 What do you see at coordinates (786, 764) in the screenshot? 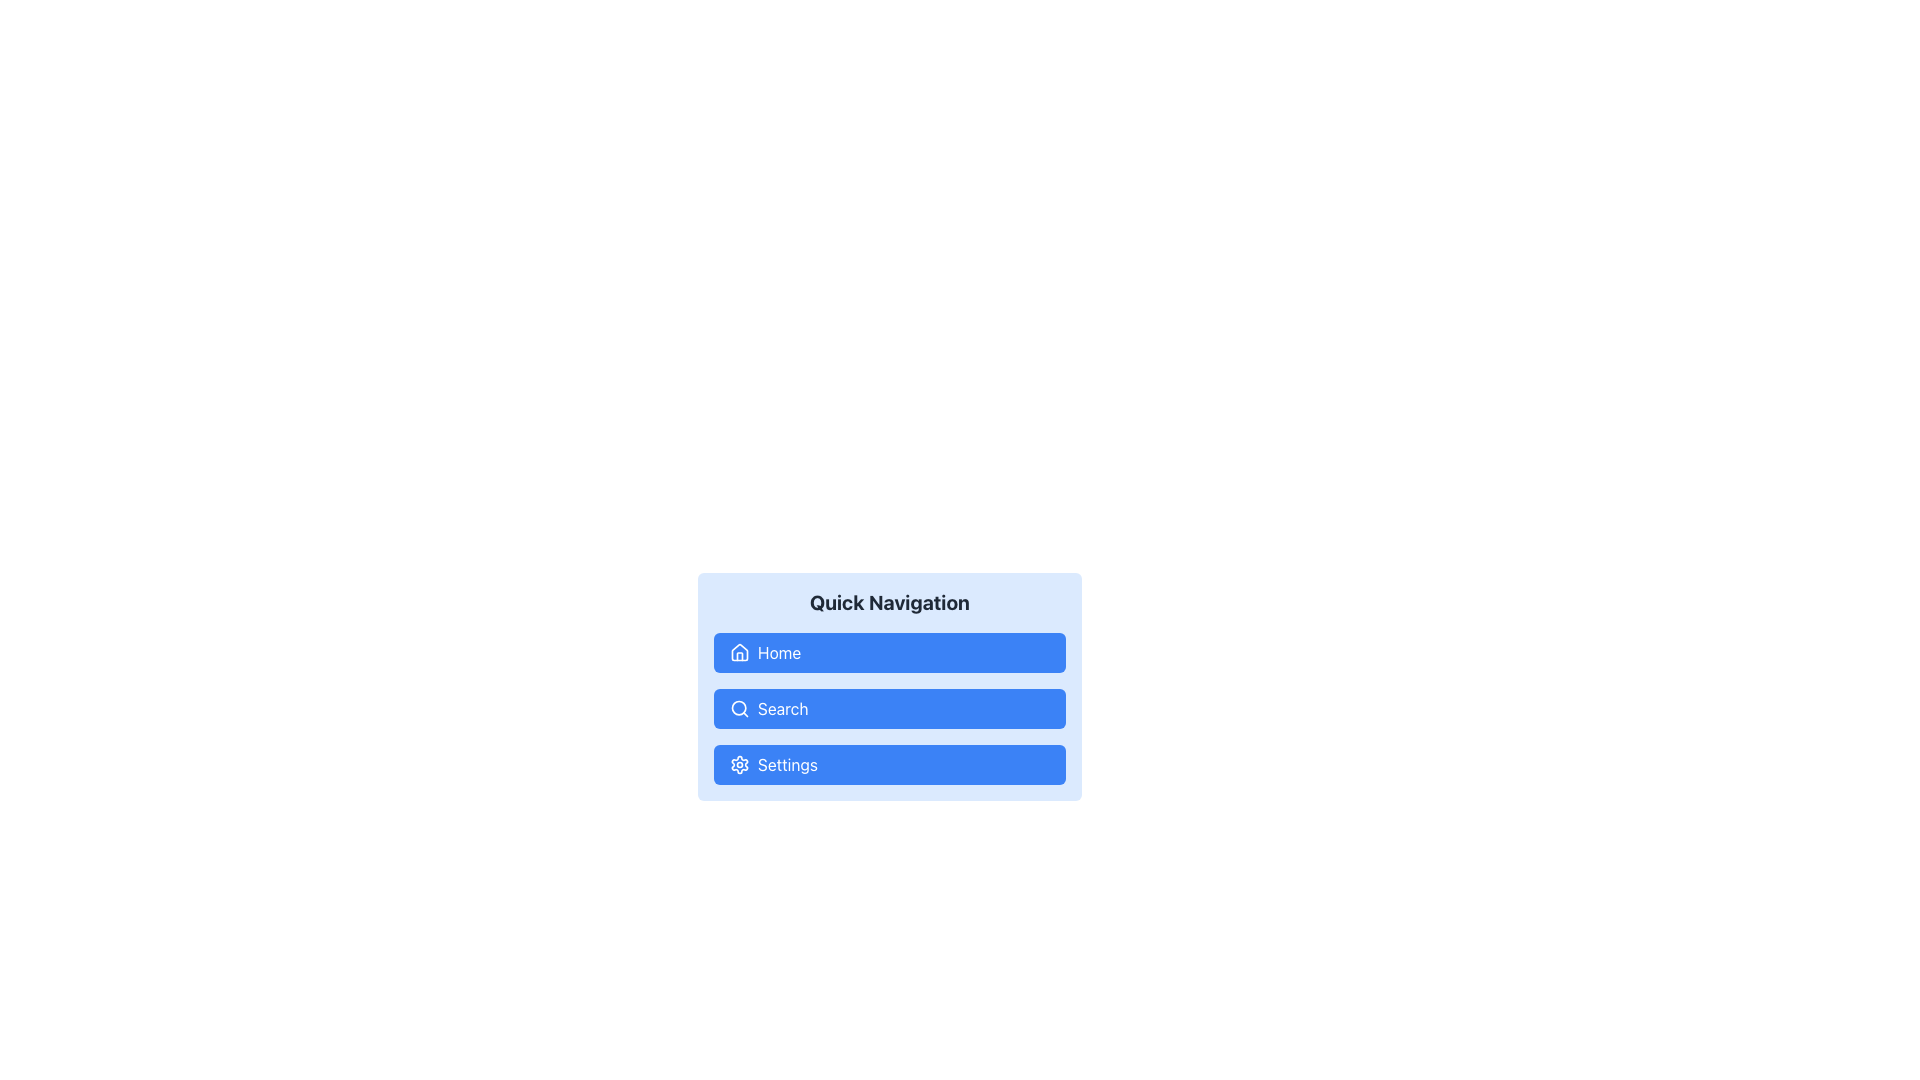
I see `the 'Settings' text label within the blue button in the 'Quick Navigation' menu, which indicates the button's purpose for accessing or configuring settings` at bounding box center [786, 764].